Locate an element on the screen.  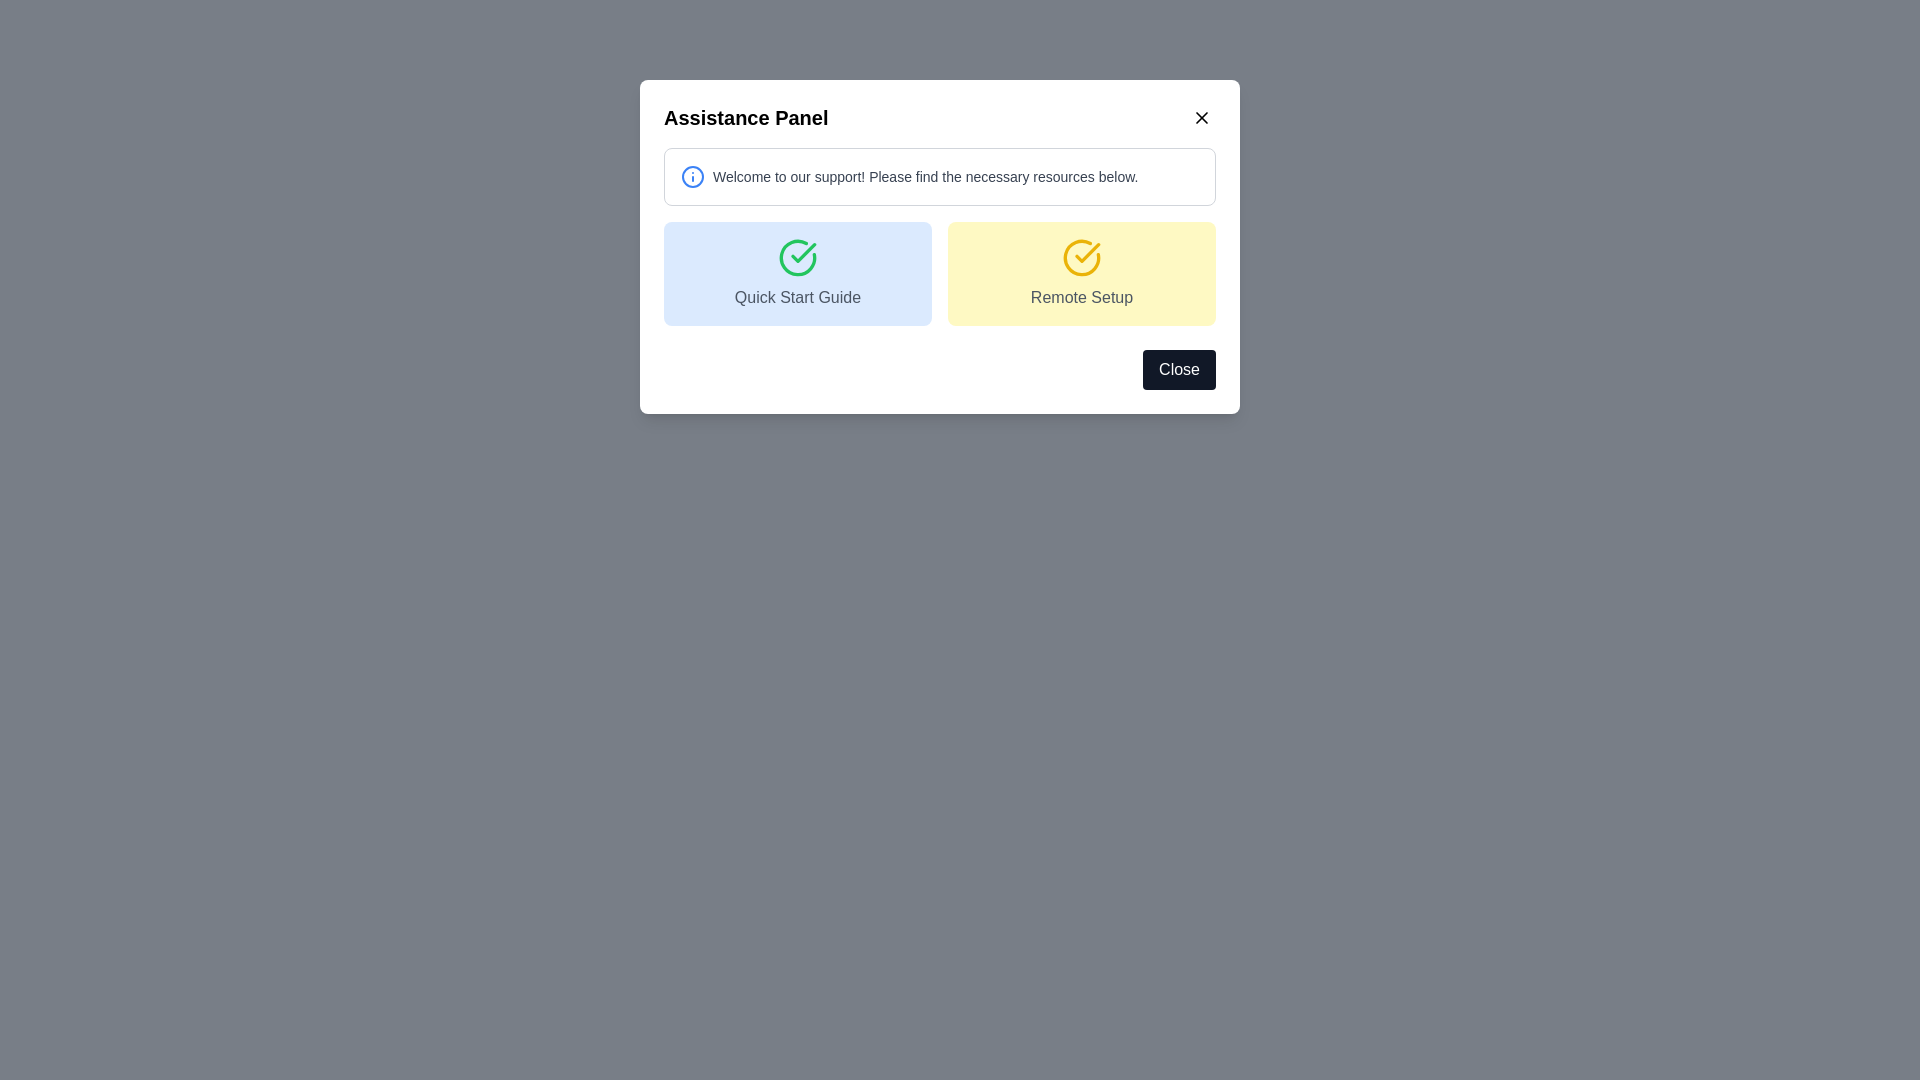
the 'Close' button with dark gray background and white text is located at coordinates (1179, 370).